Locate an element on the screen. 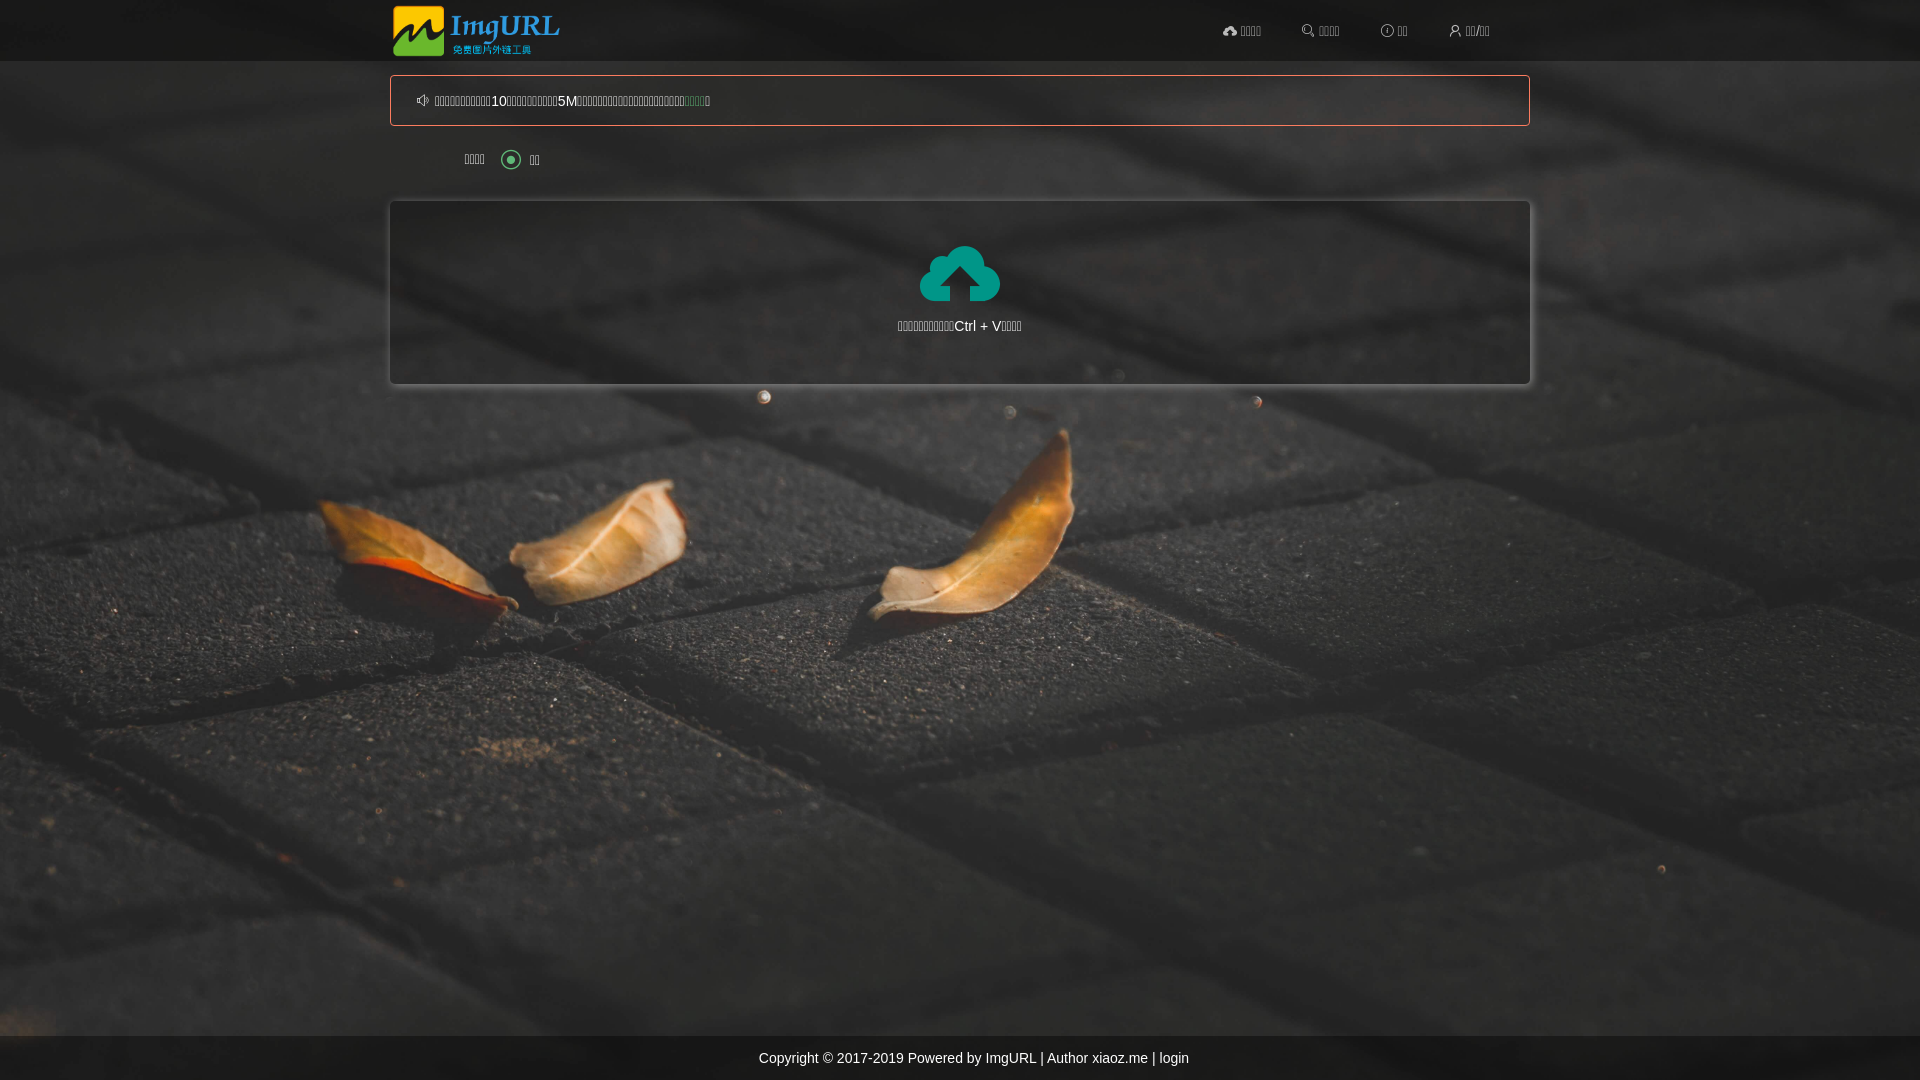 The width and height of the screenshot is (1920, 1080). 'ImgURL' is located at coordinates (1011, 1056).